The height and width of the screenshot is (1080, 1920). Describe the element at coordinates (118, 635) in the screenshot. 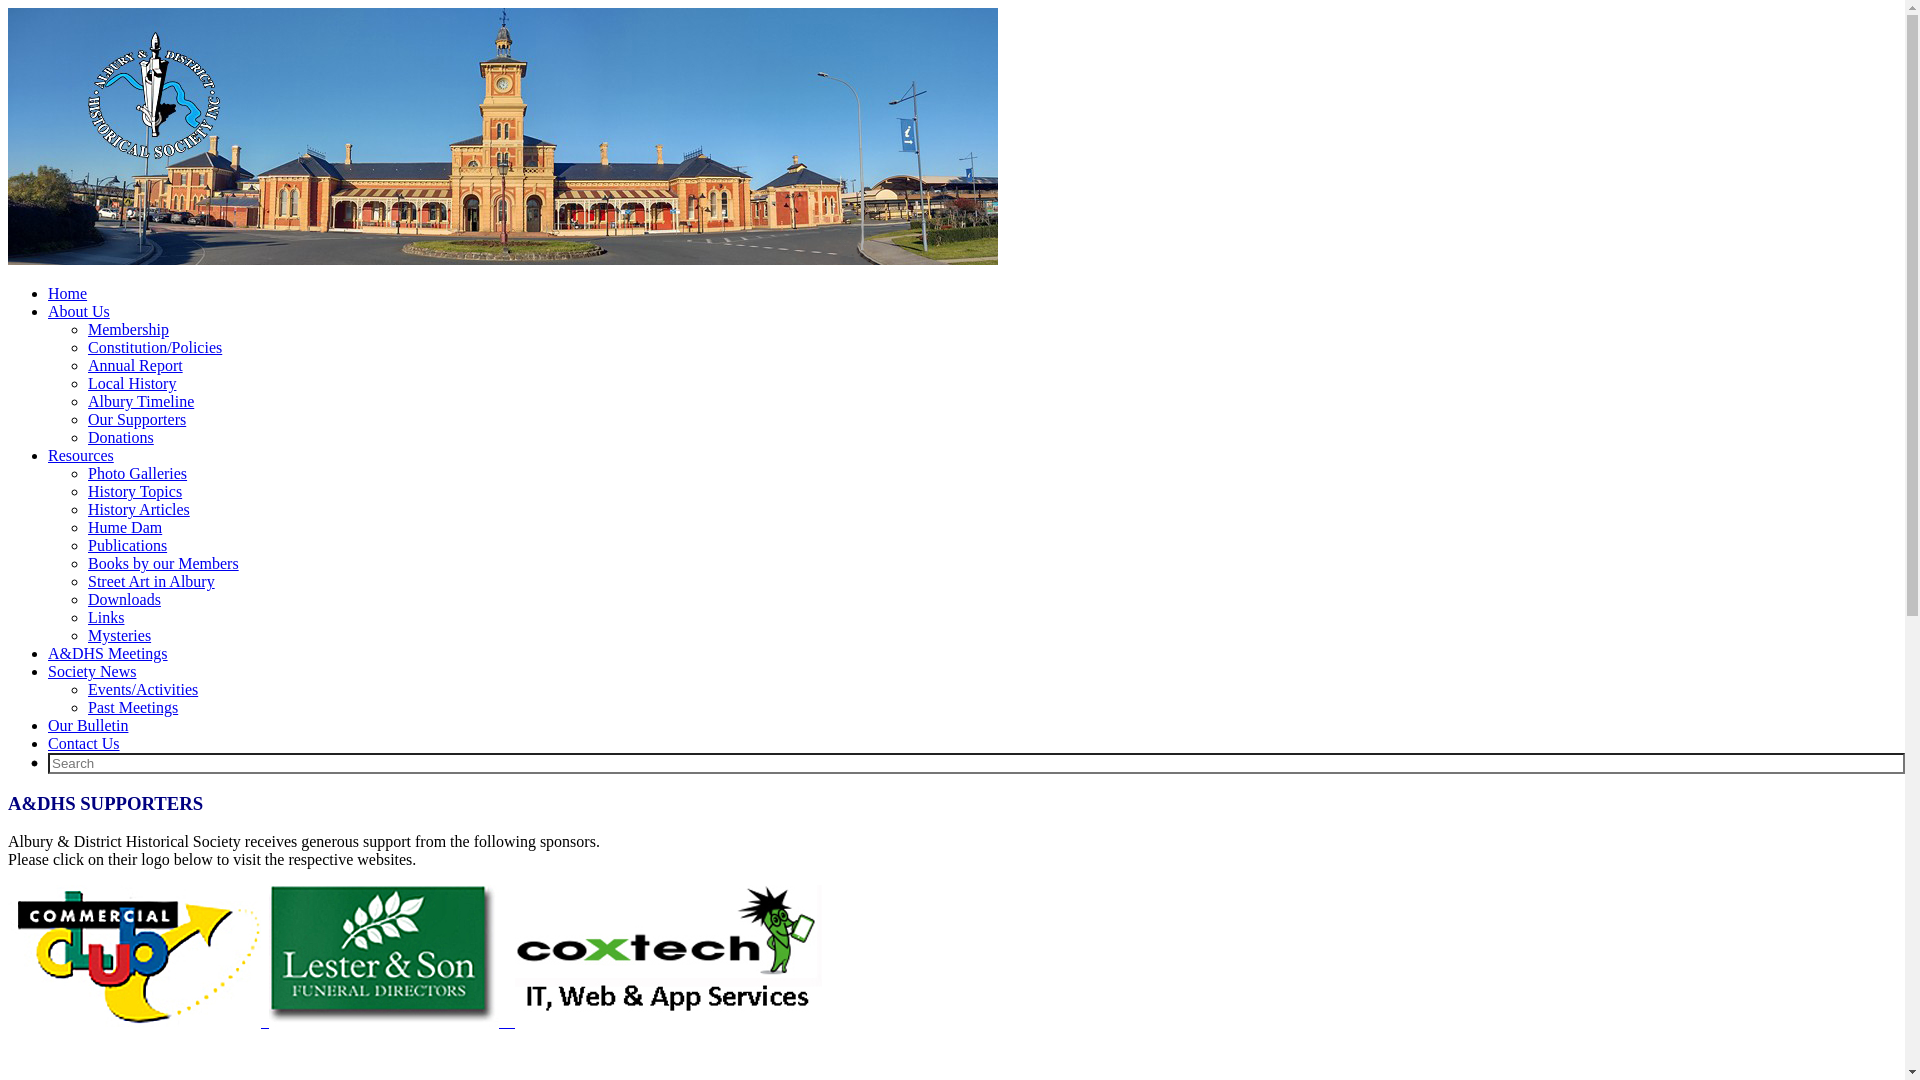

I see `'Mysteries'` at that location.